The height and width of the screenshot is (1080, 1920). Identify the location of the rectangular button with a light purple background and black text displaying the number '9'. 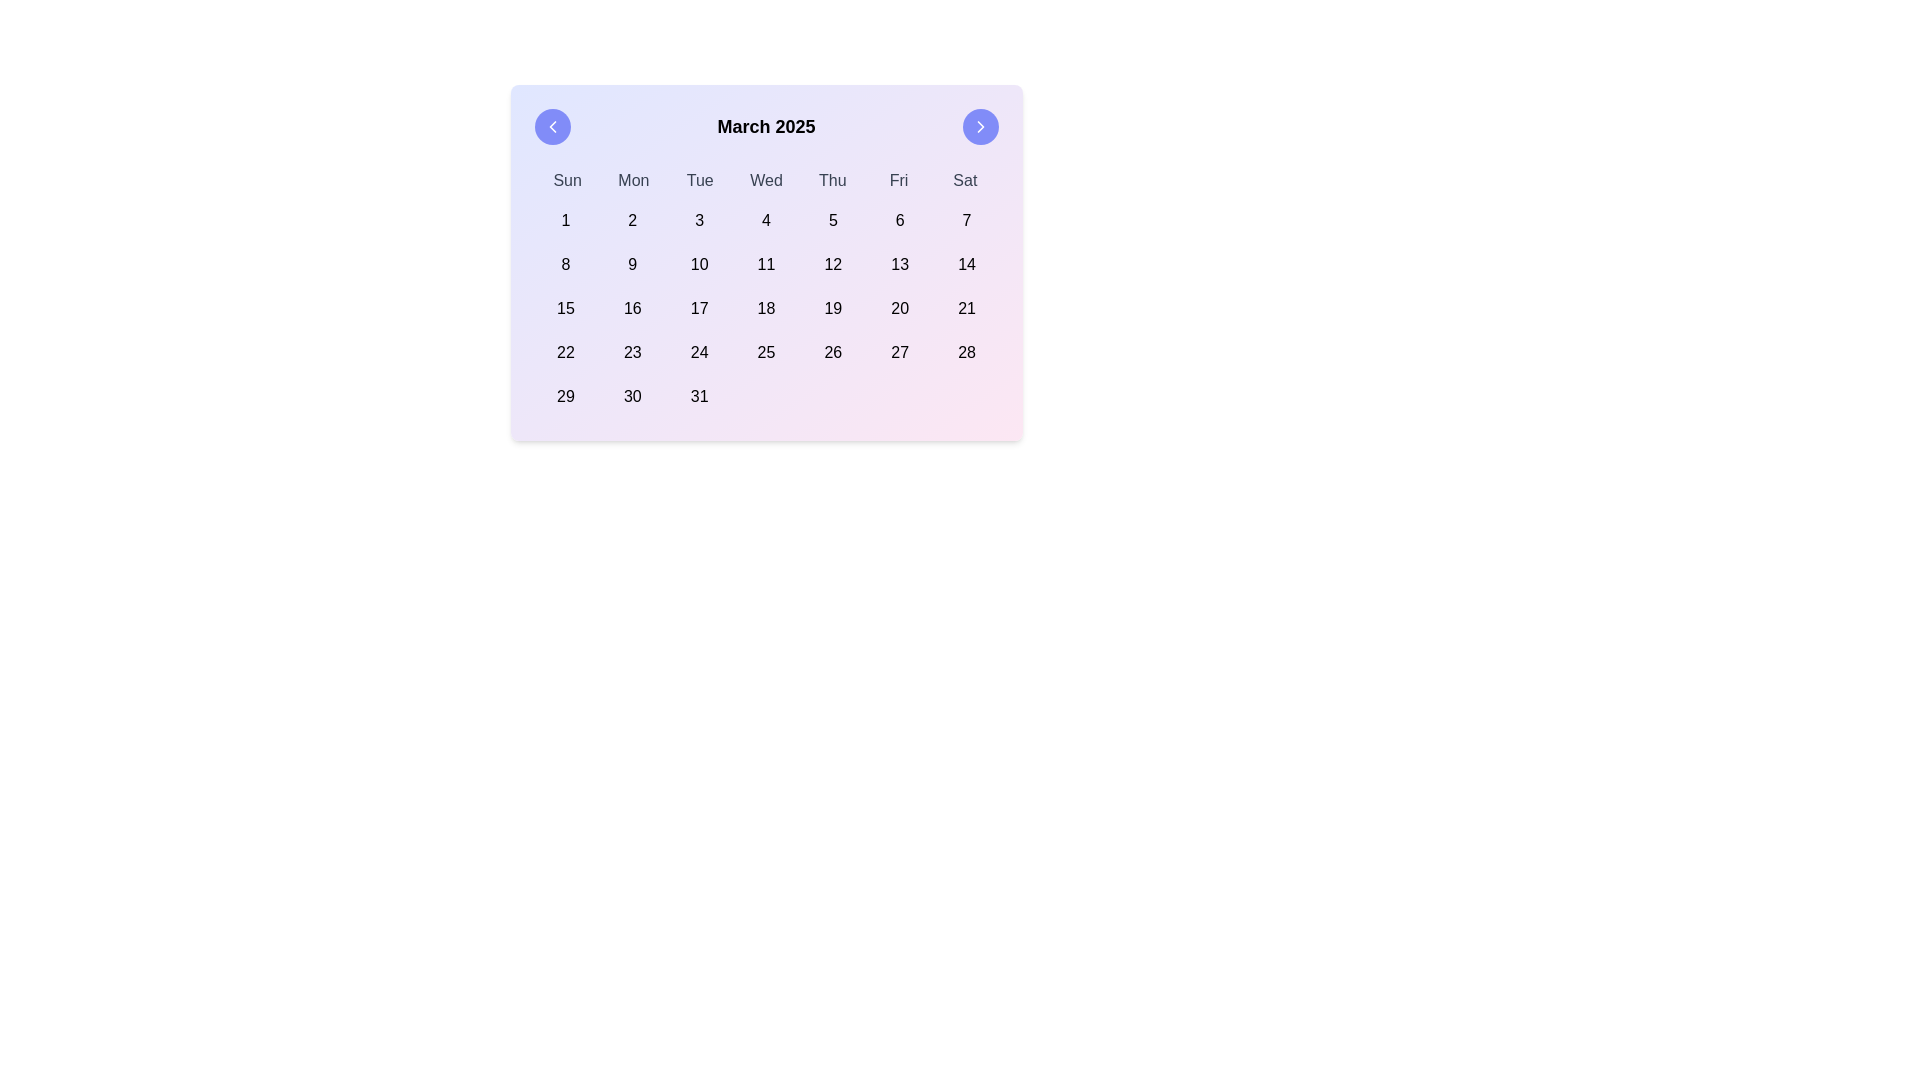
(631, 264).